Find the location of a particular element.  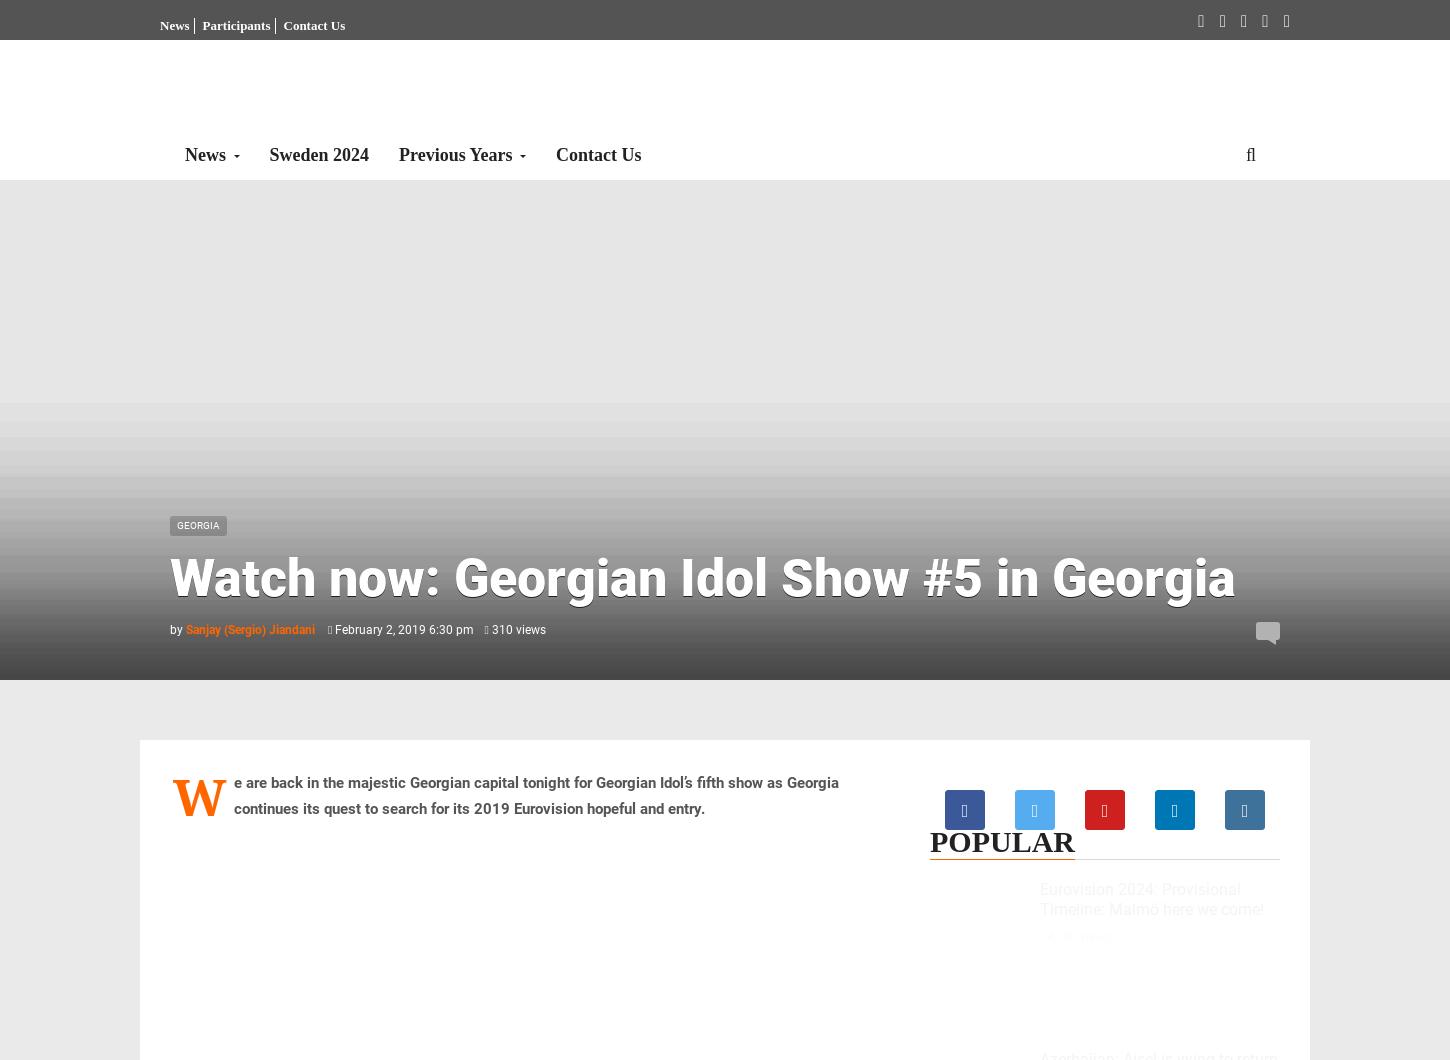

'4,770 views' is located at coordinates (1077, 936).